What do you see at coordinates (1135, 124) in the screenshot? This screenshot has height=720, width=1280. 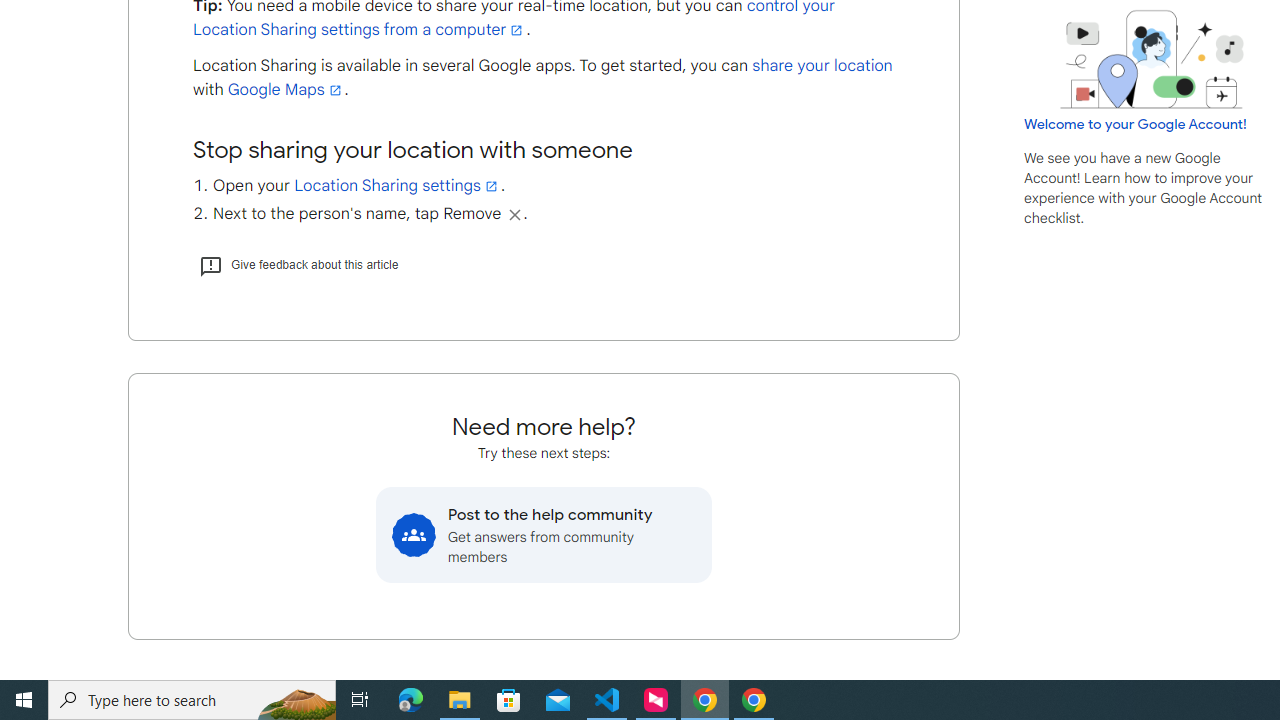 I see `'Welcome to your Google Account!'` at bounding box center [1135, 124].